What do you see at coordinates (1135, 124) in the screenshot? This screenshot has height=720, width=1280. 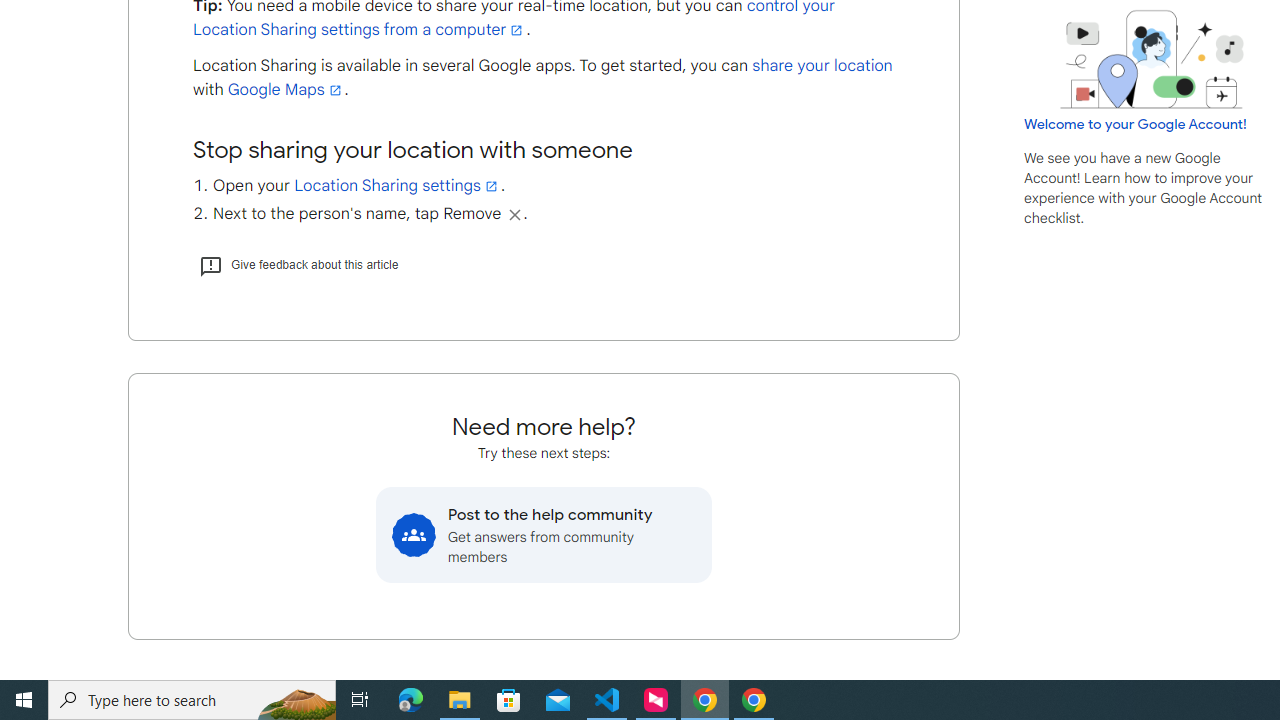 I see `'Welcome to your Google Account!'` at bounding box center [1135, 124].